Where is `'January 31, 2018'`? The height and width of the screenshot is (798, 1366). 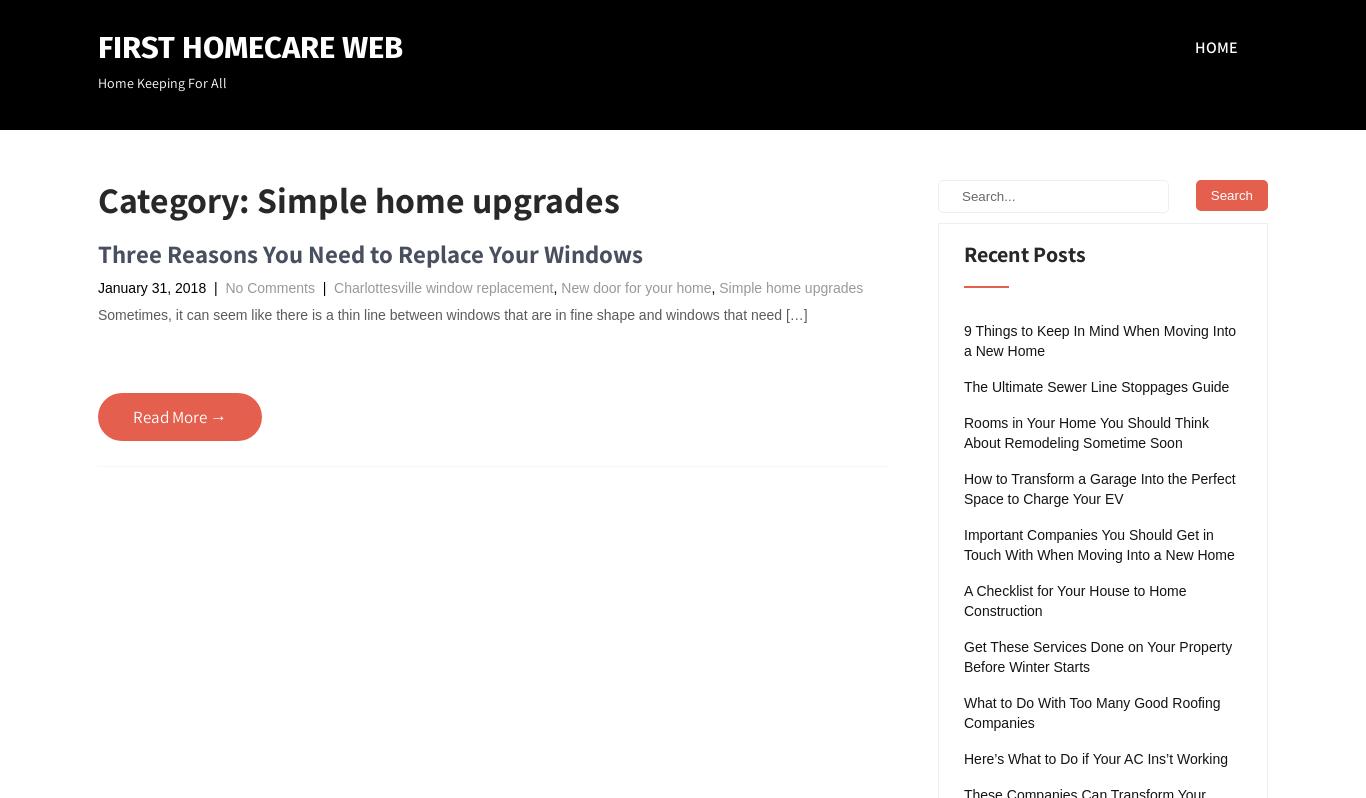
'January 31, 2018' is located at coordinates (151, 286).